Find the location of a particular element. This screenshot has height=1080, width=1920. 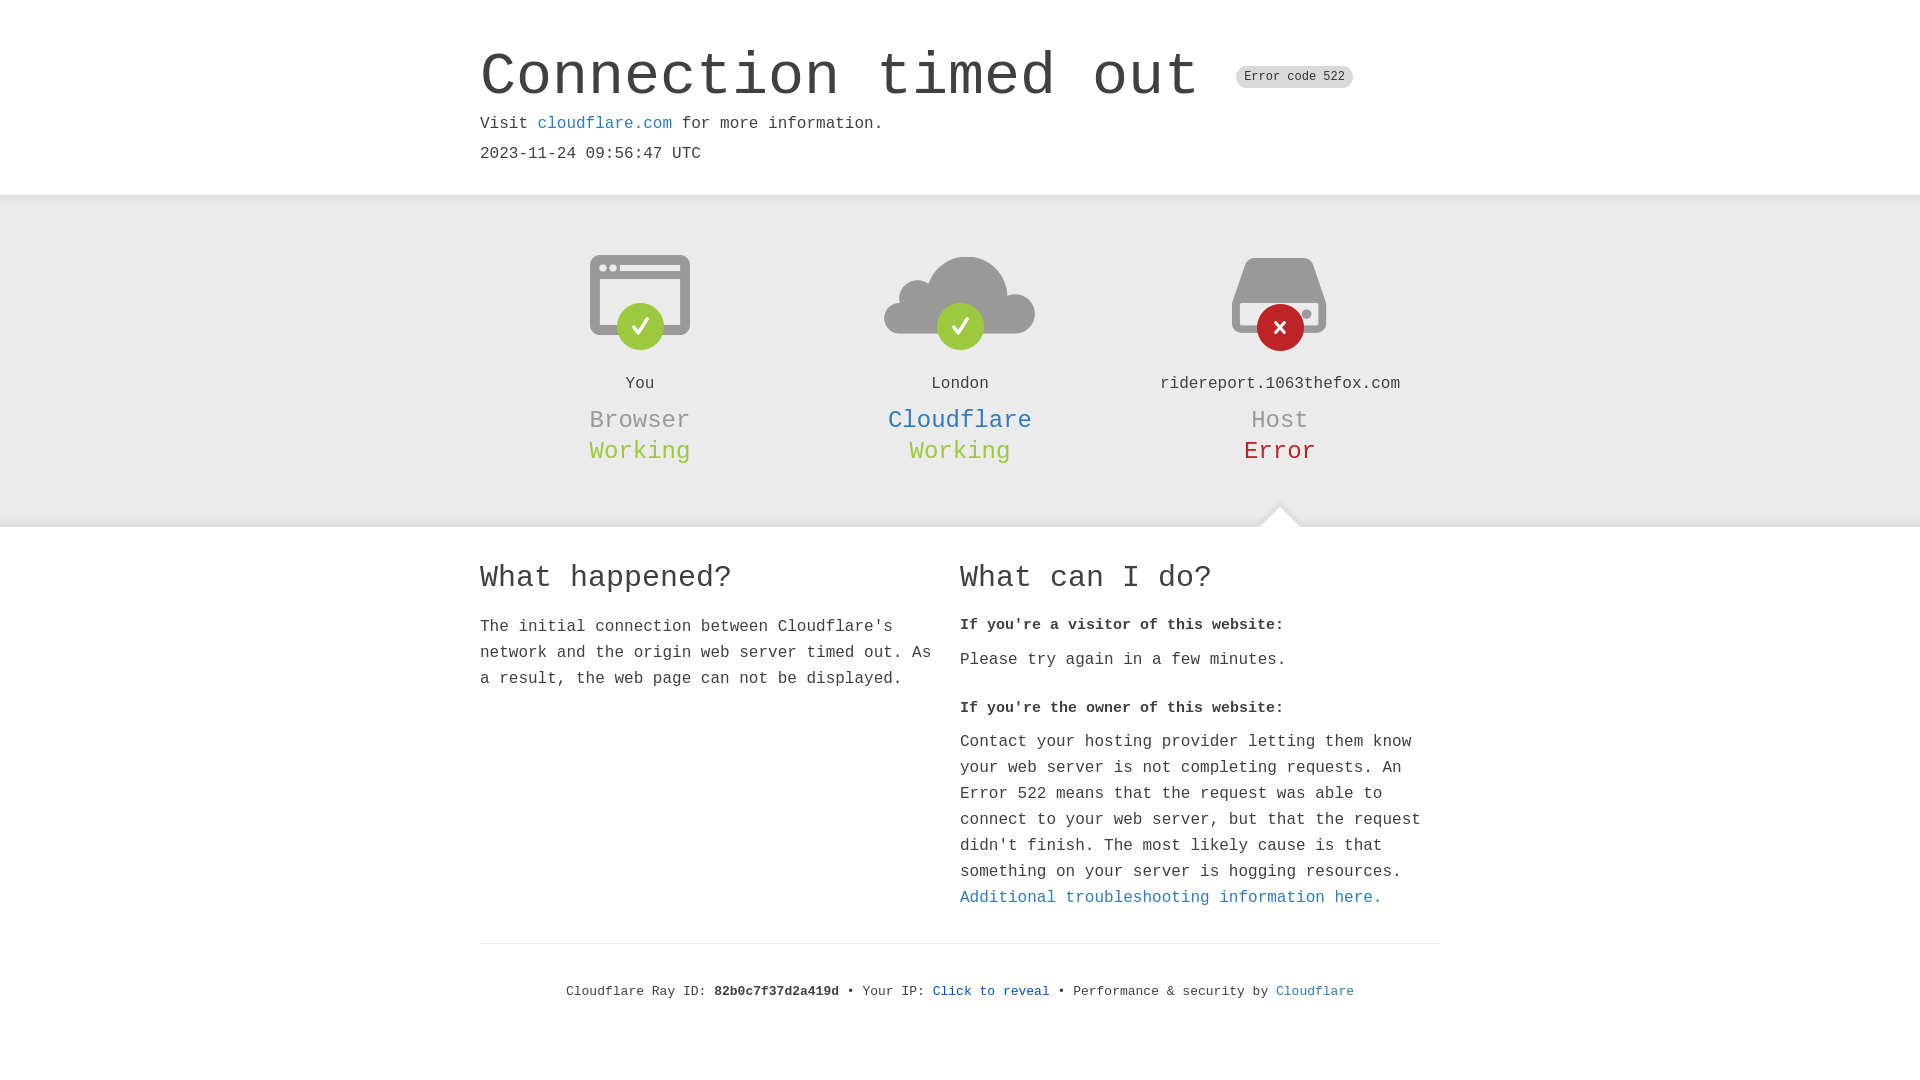

'Additional troubleshooting information here.' is located at coordinates (1171, 897).